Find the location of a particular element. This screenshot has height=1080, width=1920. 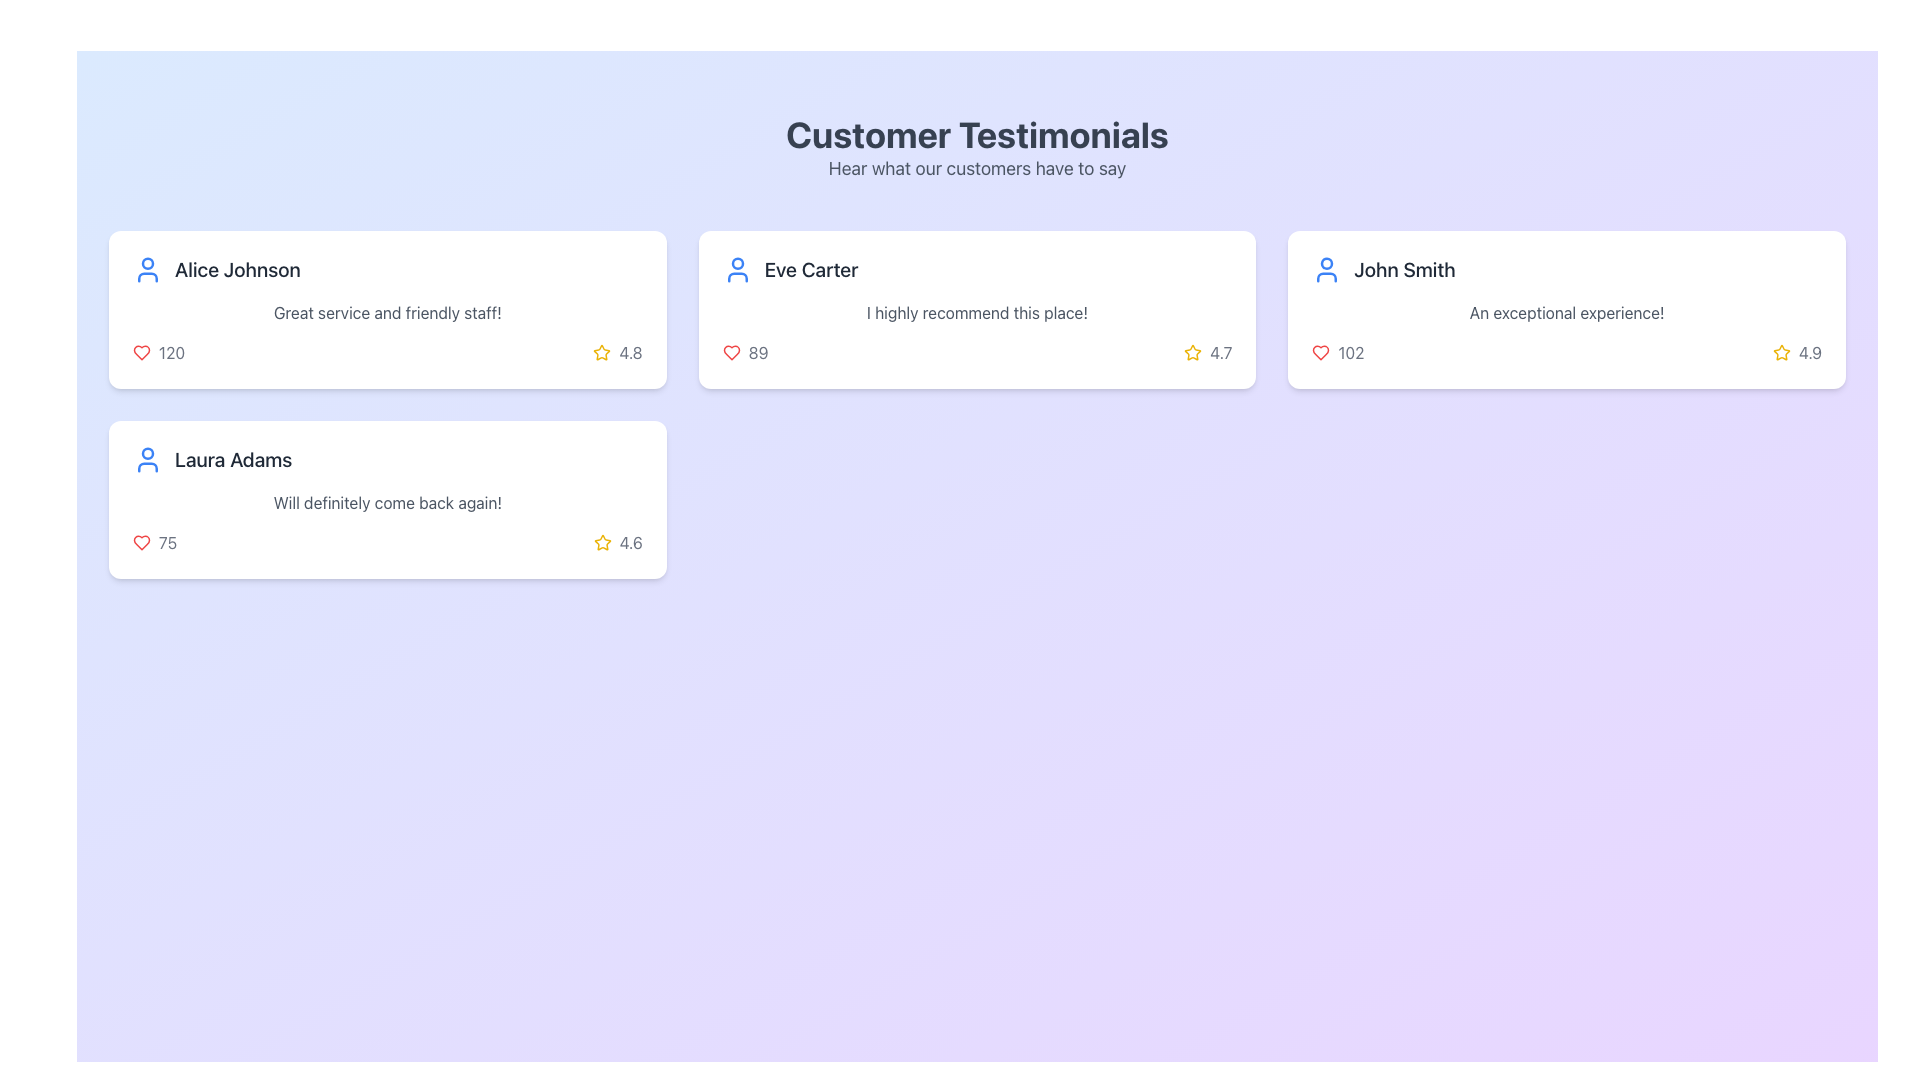

the star-shaped rating icon with a yellow fill and white outline, located in Alice Johnson's testimonial section is located at coordinates (601, 352).